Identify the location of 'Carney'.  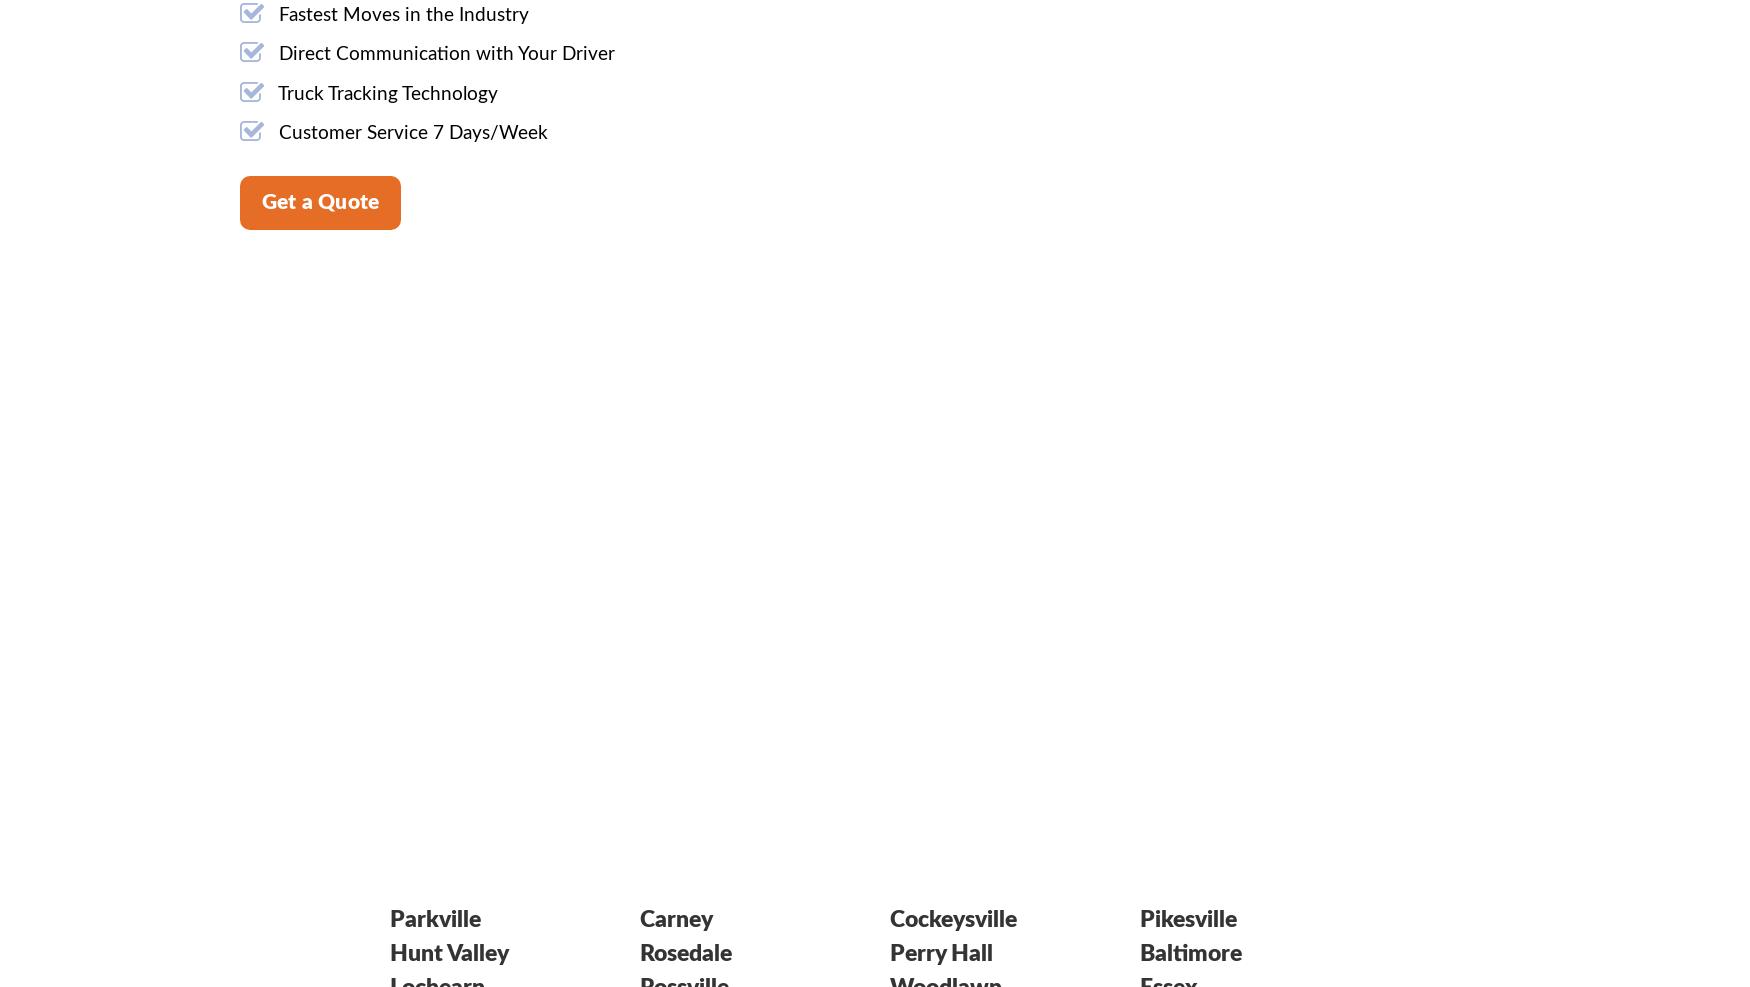
(675, 919).